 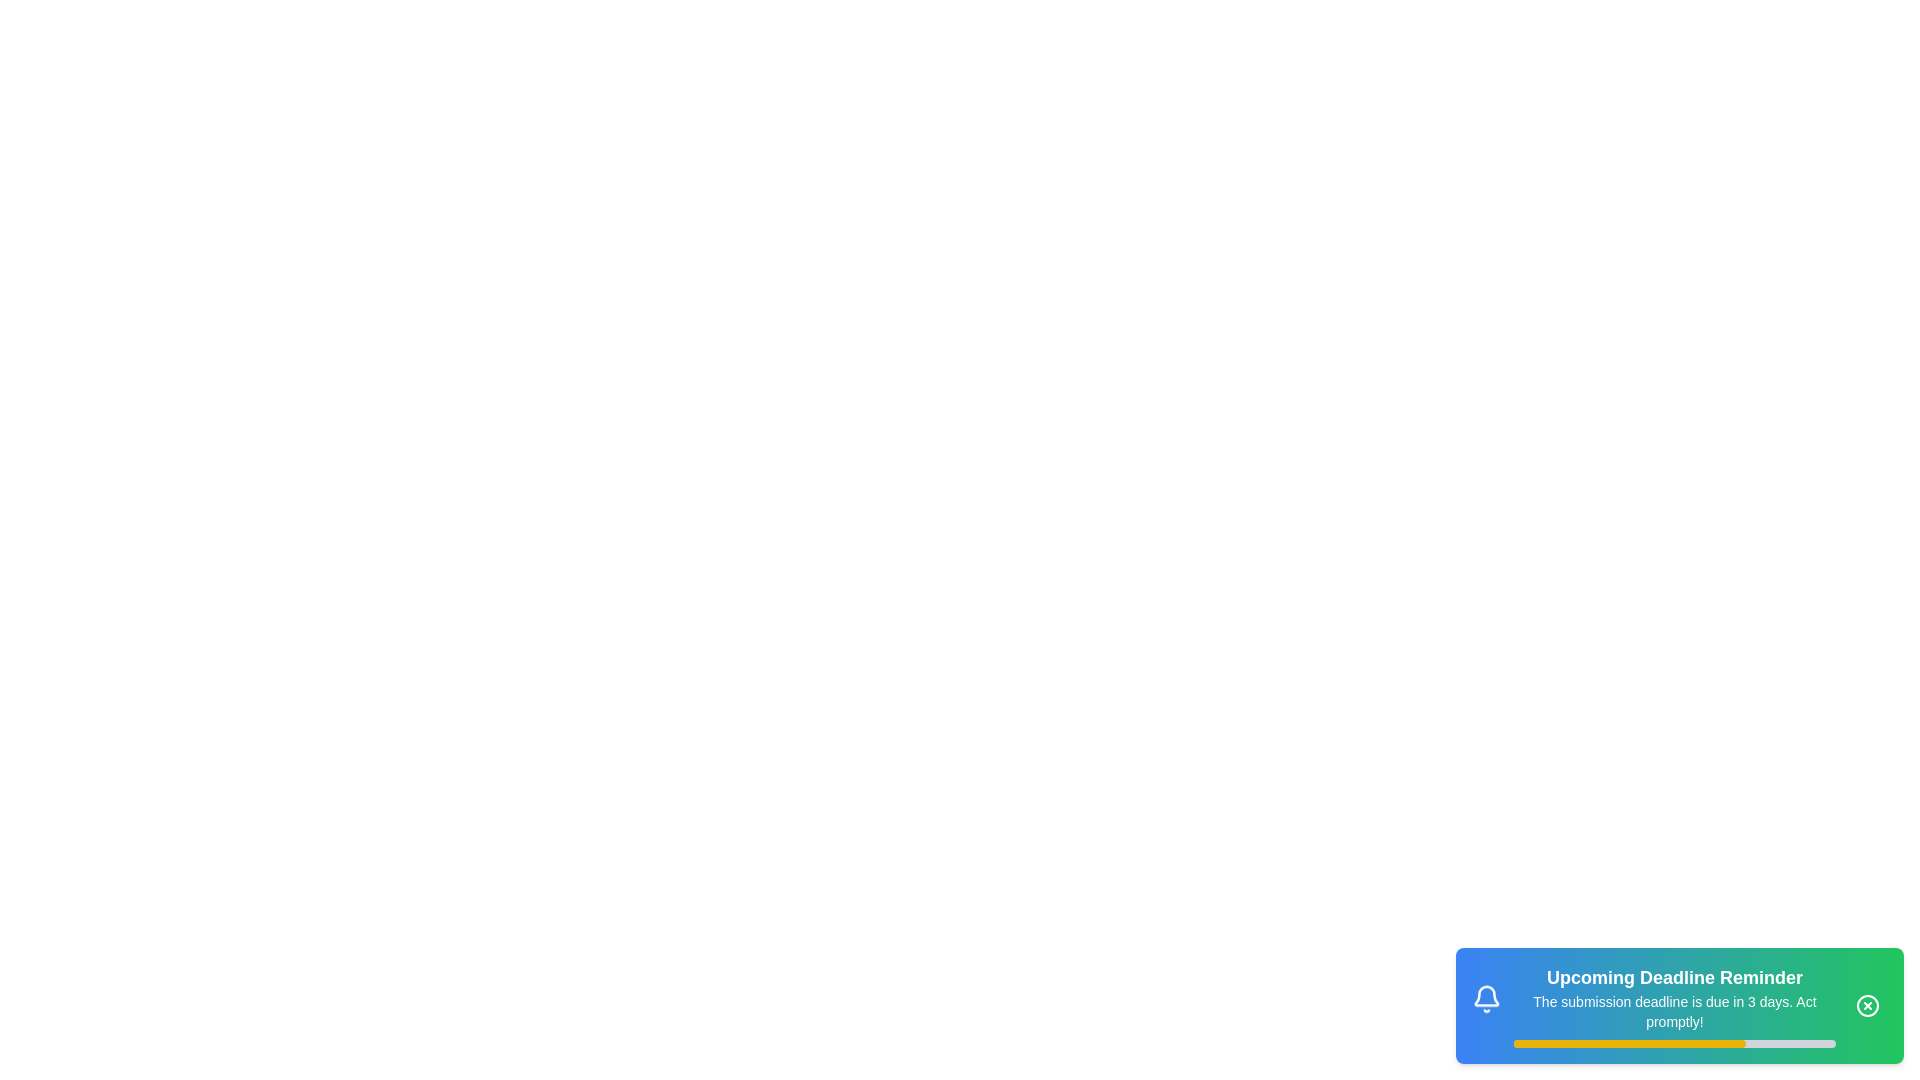 What do you see at coordinates (1866, 1006) in the screenshot?
I see `the close button to dismiss the snackbar` at bounding box center [1866, 1006].